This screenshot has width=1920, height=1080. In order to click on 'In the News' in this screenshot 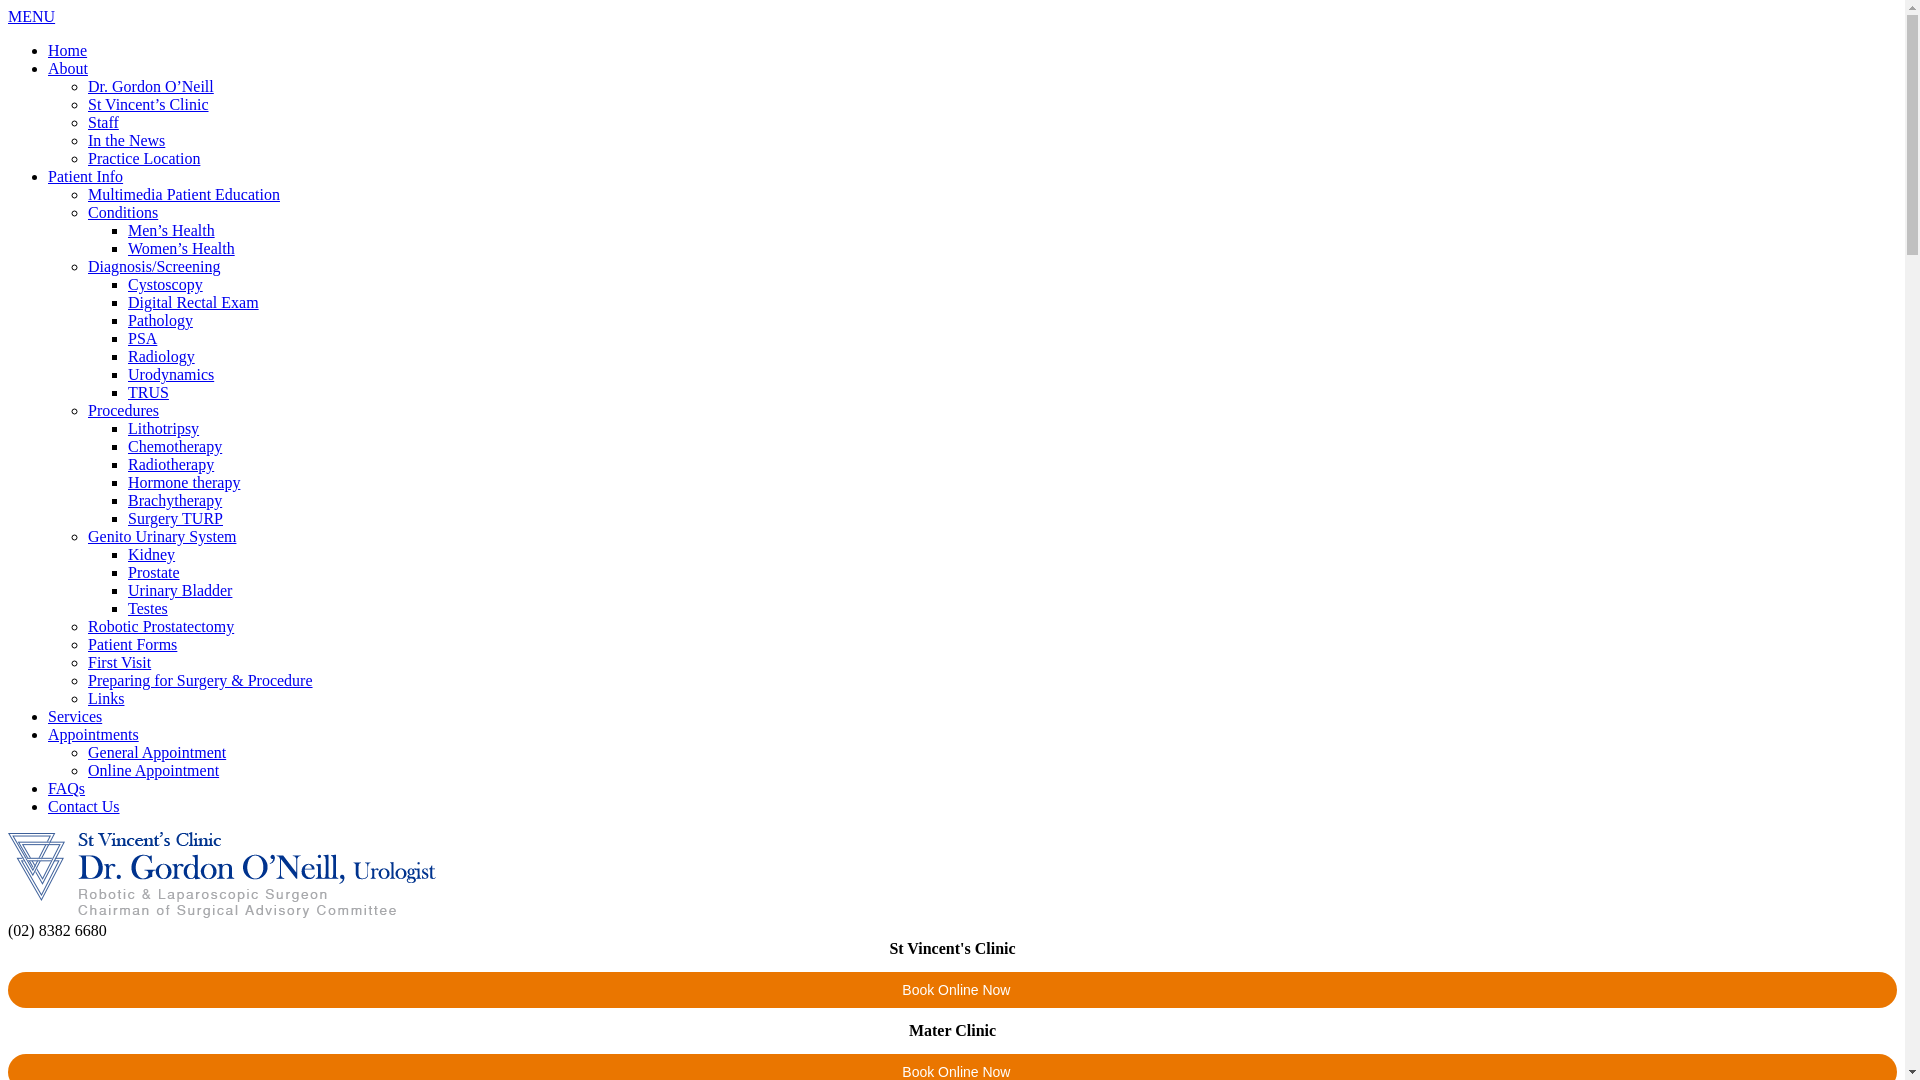, I will do `click(86, 139)`.